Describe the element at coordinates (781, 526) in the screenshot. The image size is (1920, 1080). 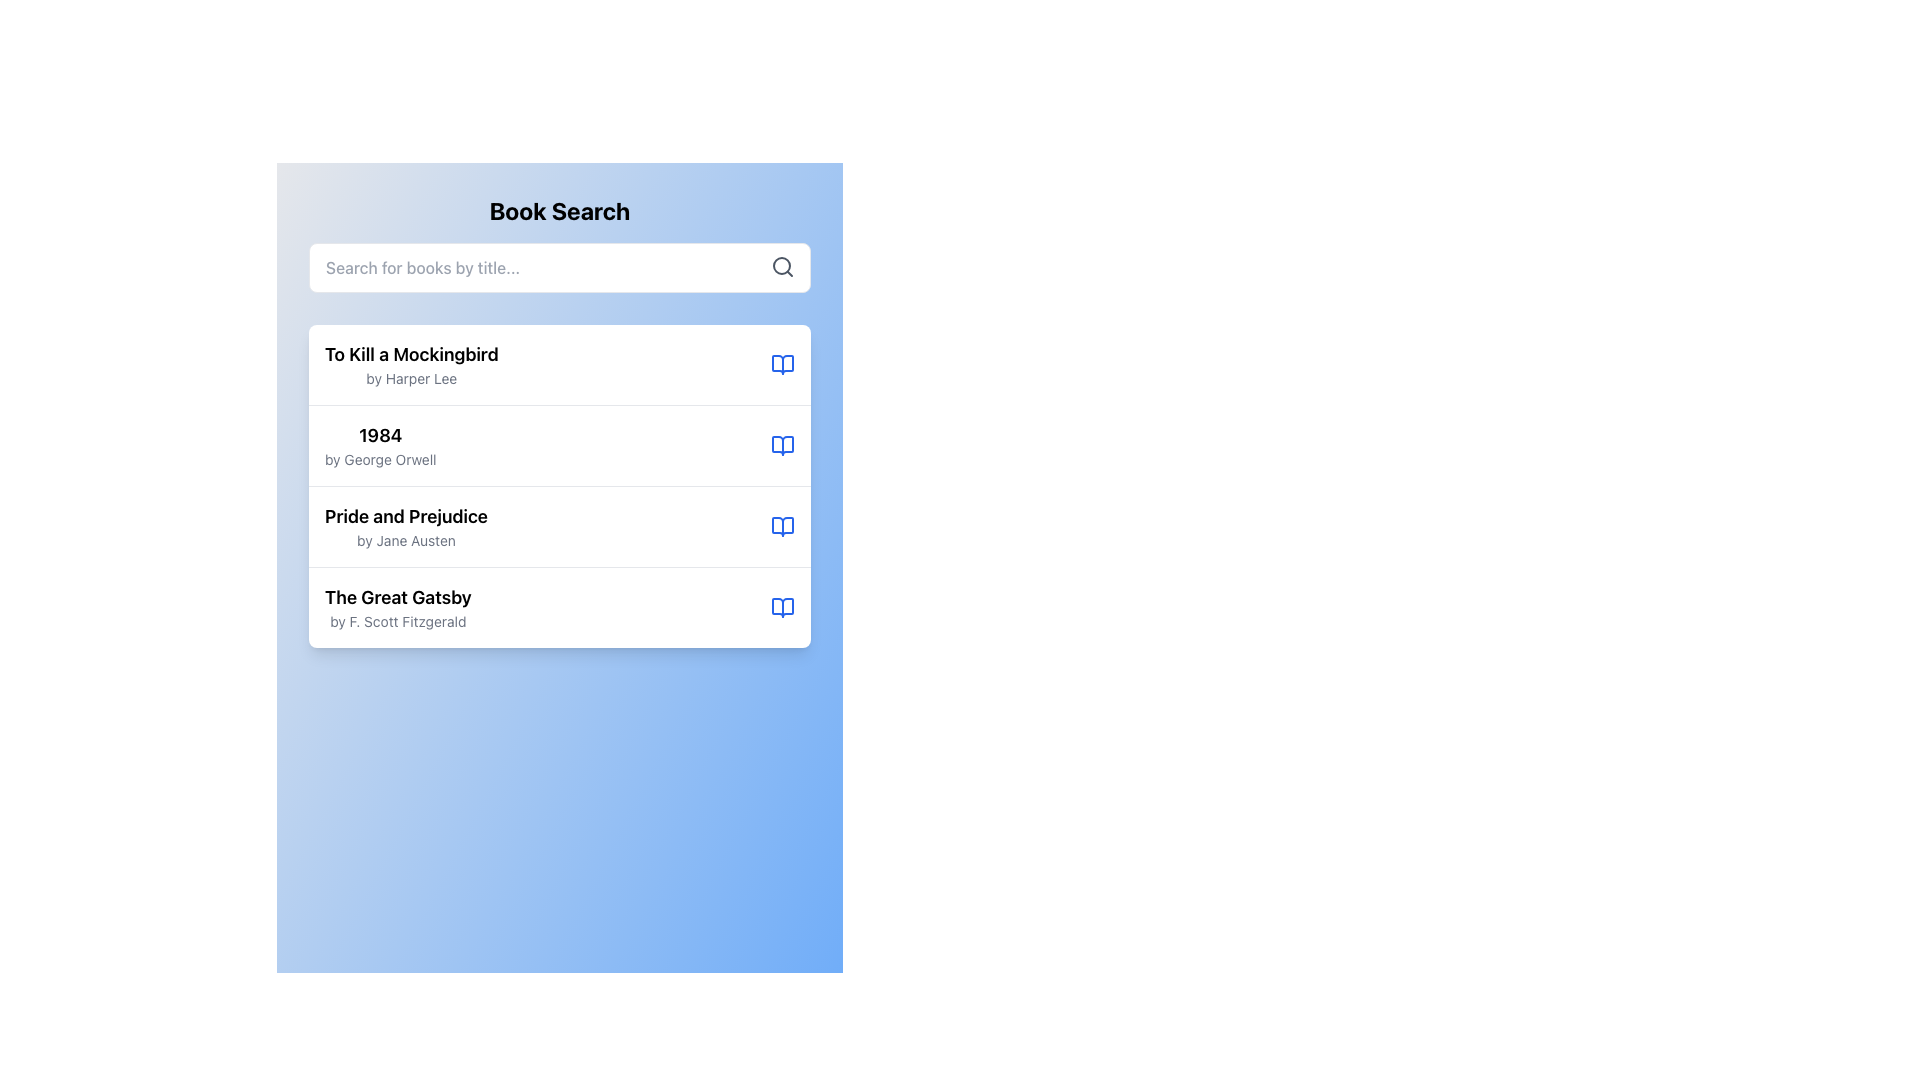
I see `the lower part of the book icon beside the third book entry, which serves as a visual indicator for an interactive action` at that location.